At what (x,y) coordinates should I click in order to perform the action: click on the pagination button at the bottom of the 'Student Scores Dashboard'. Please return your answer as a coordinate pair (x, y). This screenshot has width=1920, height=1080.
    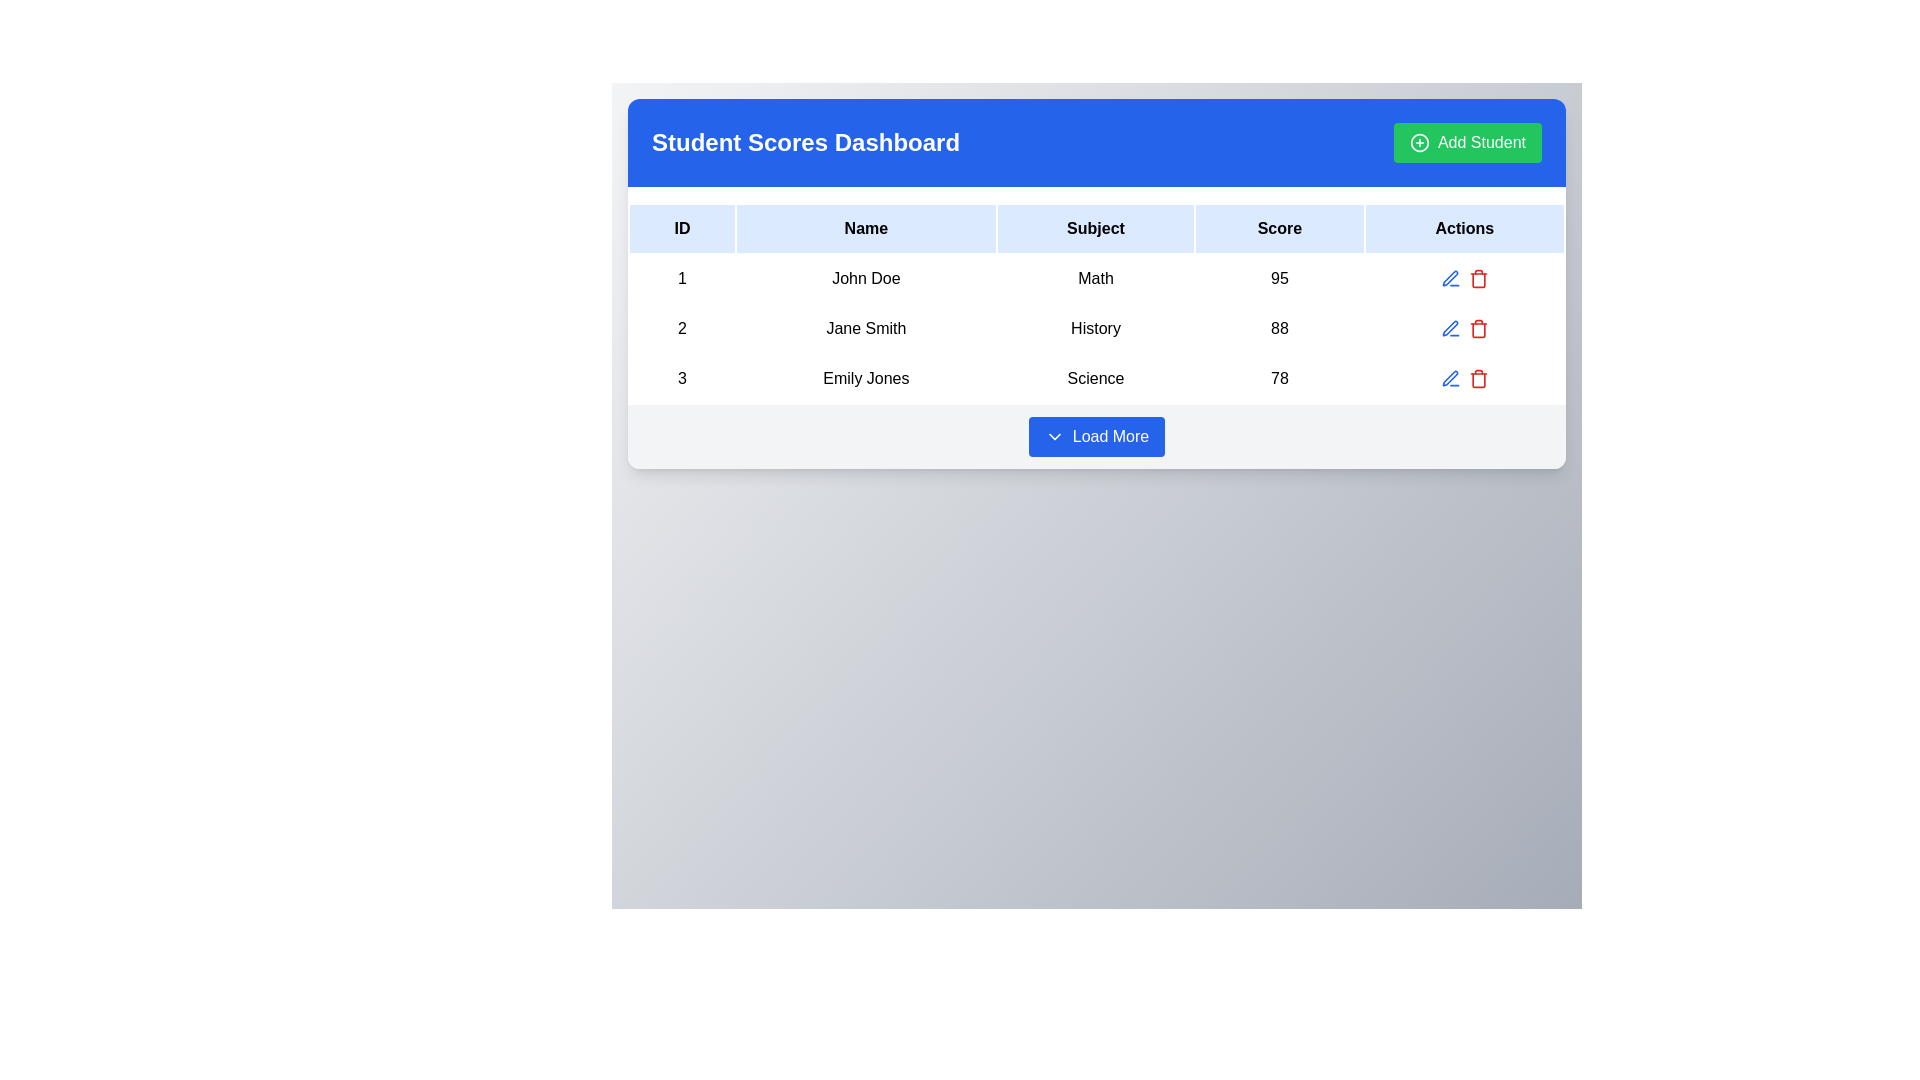
    Looking at the image, I should click on (1096, 435).